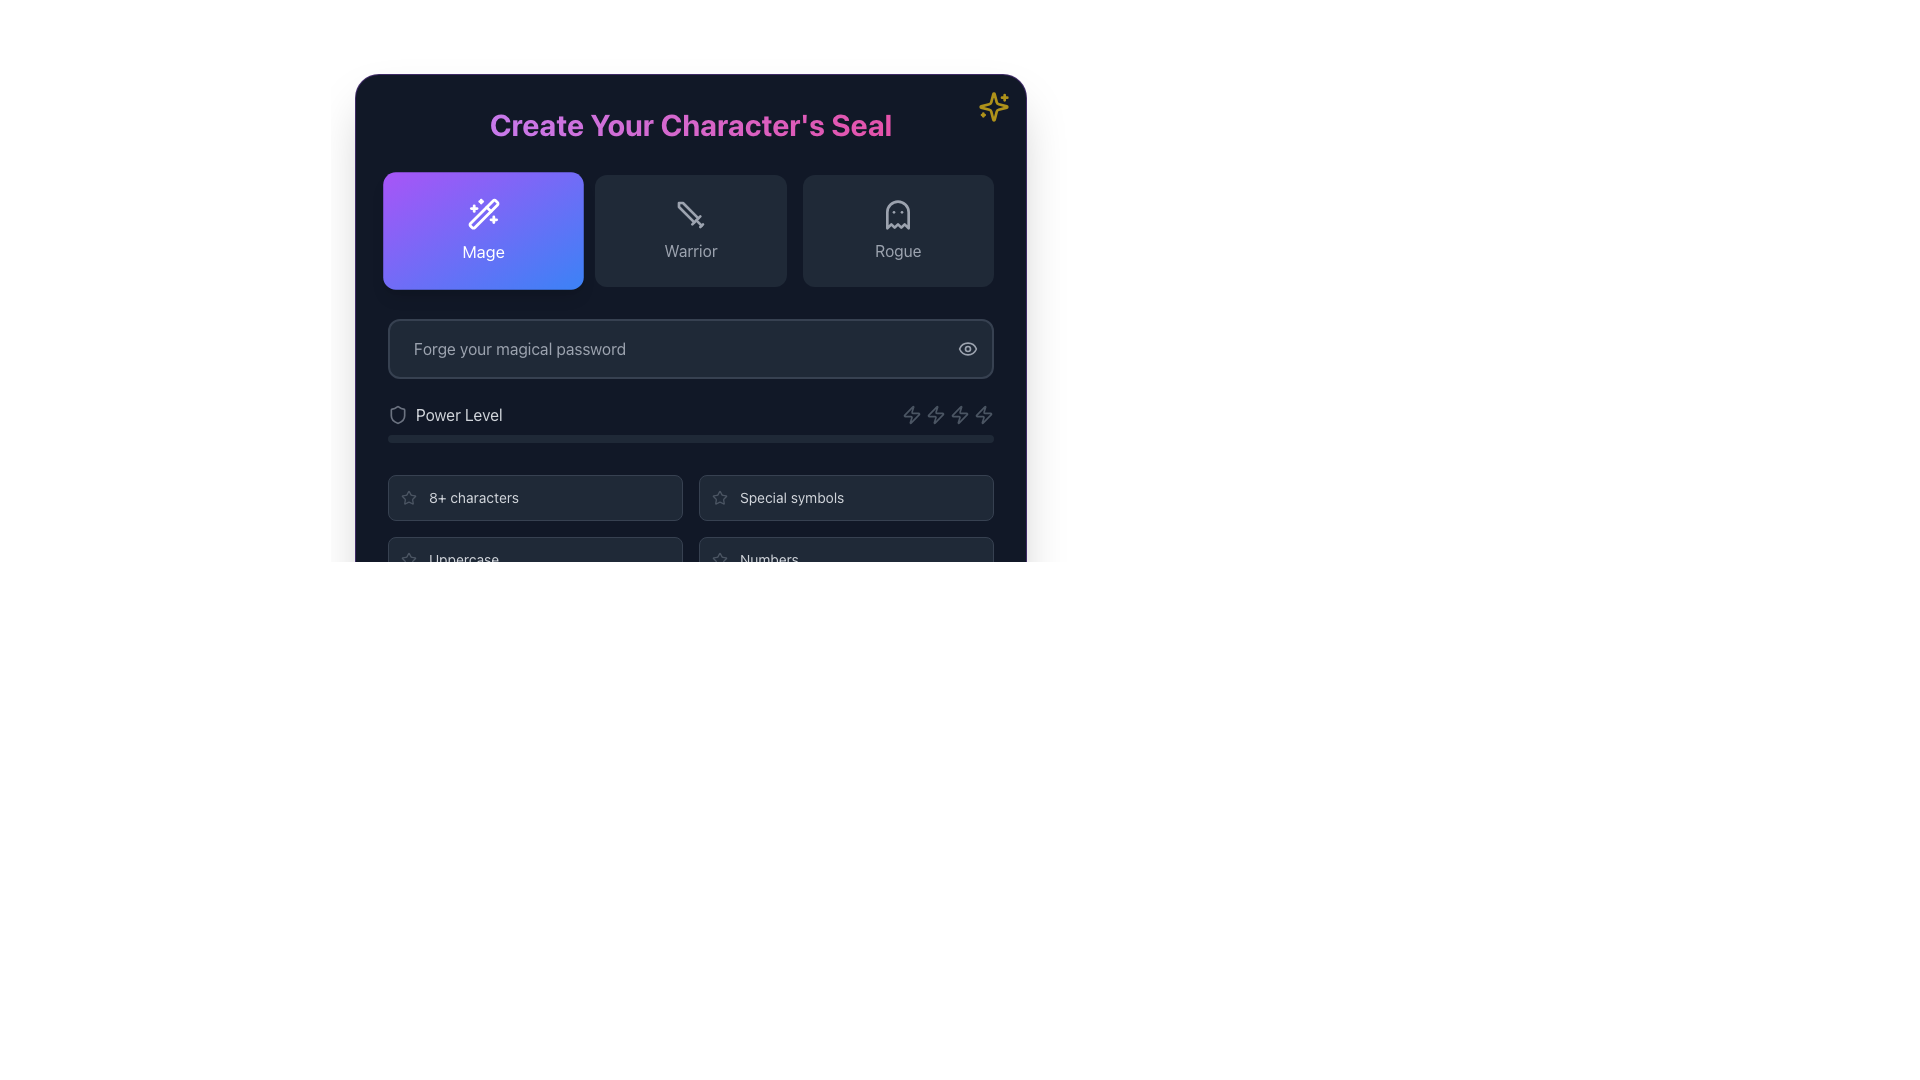 The height and width of the screenshot is (1080, 1920). I want to click on the small, stylized gray lightning bolt icon located at the bottom-right corner of the password input field, so click(983, 414).